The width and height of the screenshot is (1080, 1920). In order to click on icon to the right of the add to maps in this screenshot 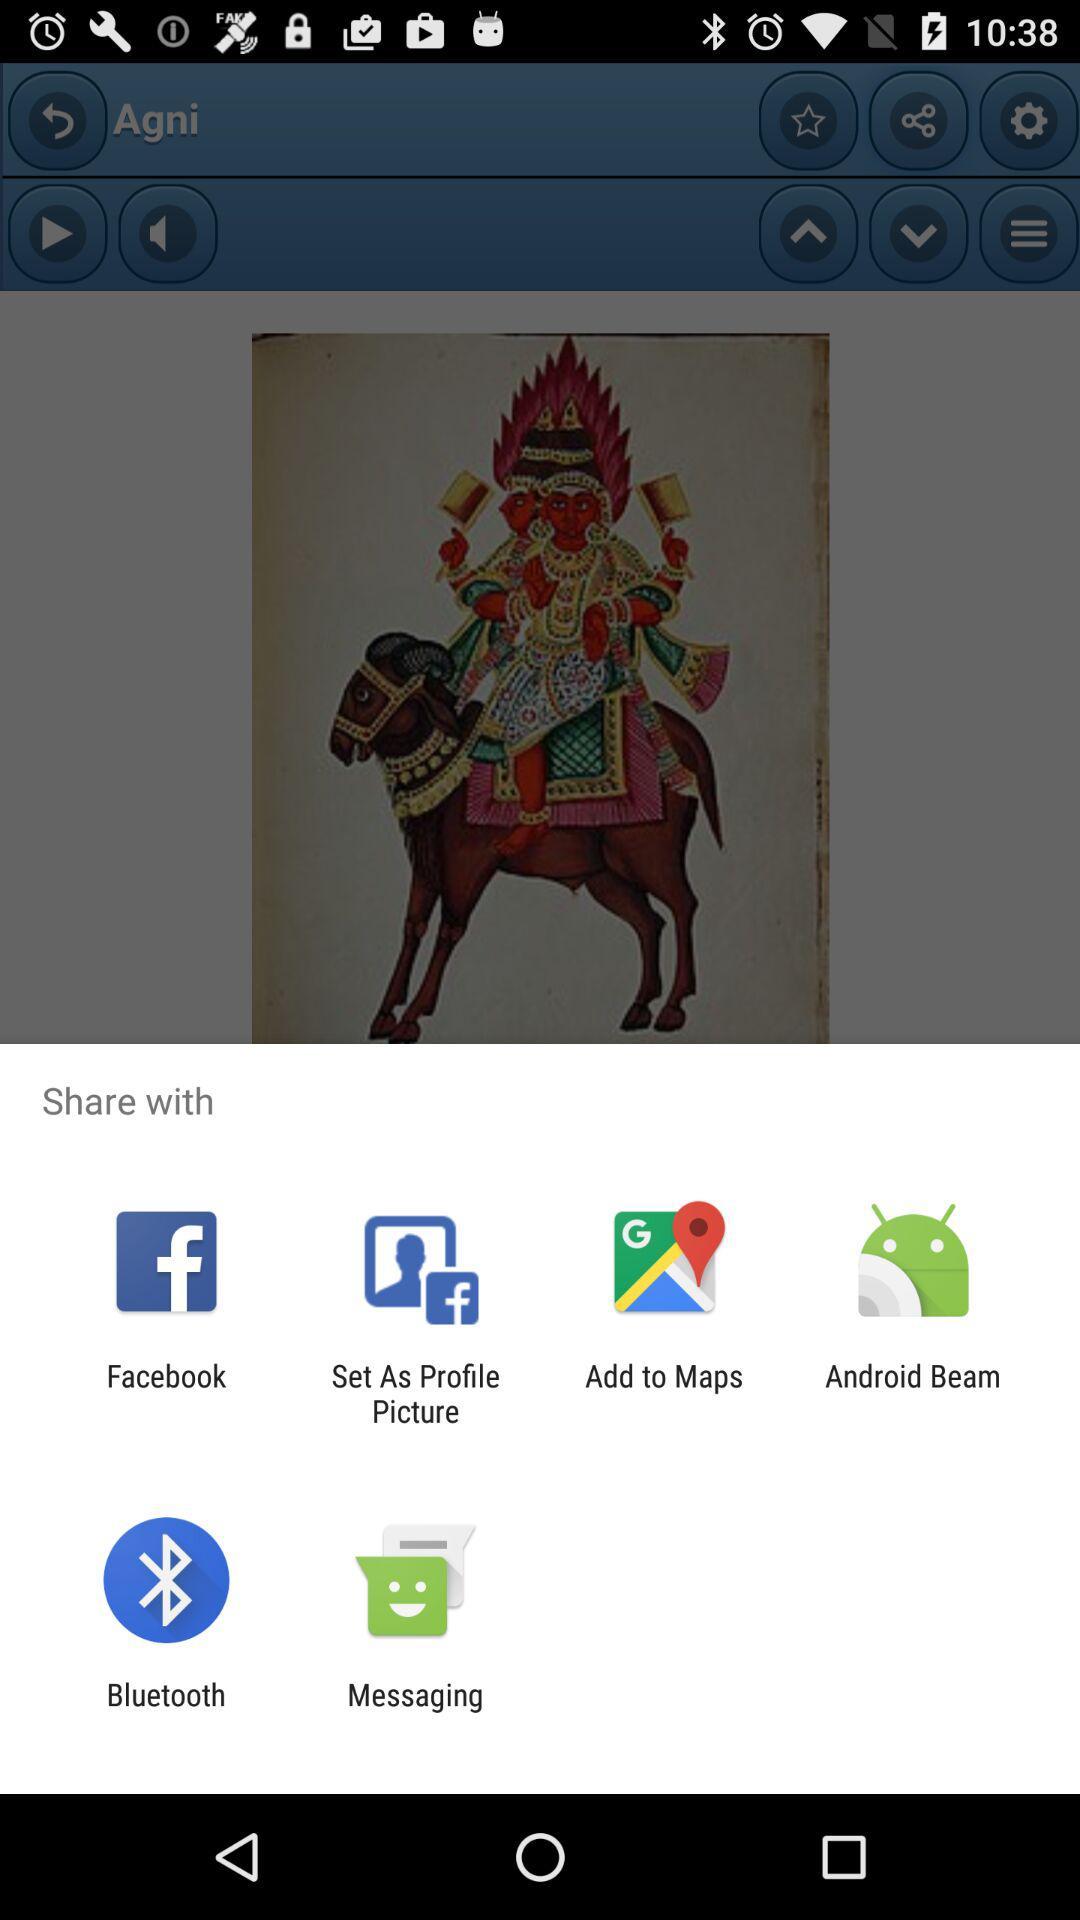, I will do `click(913, 1392)`.